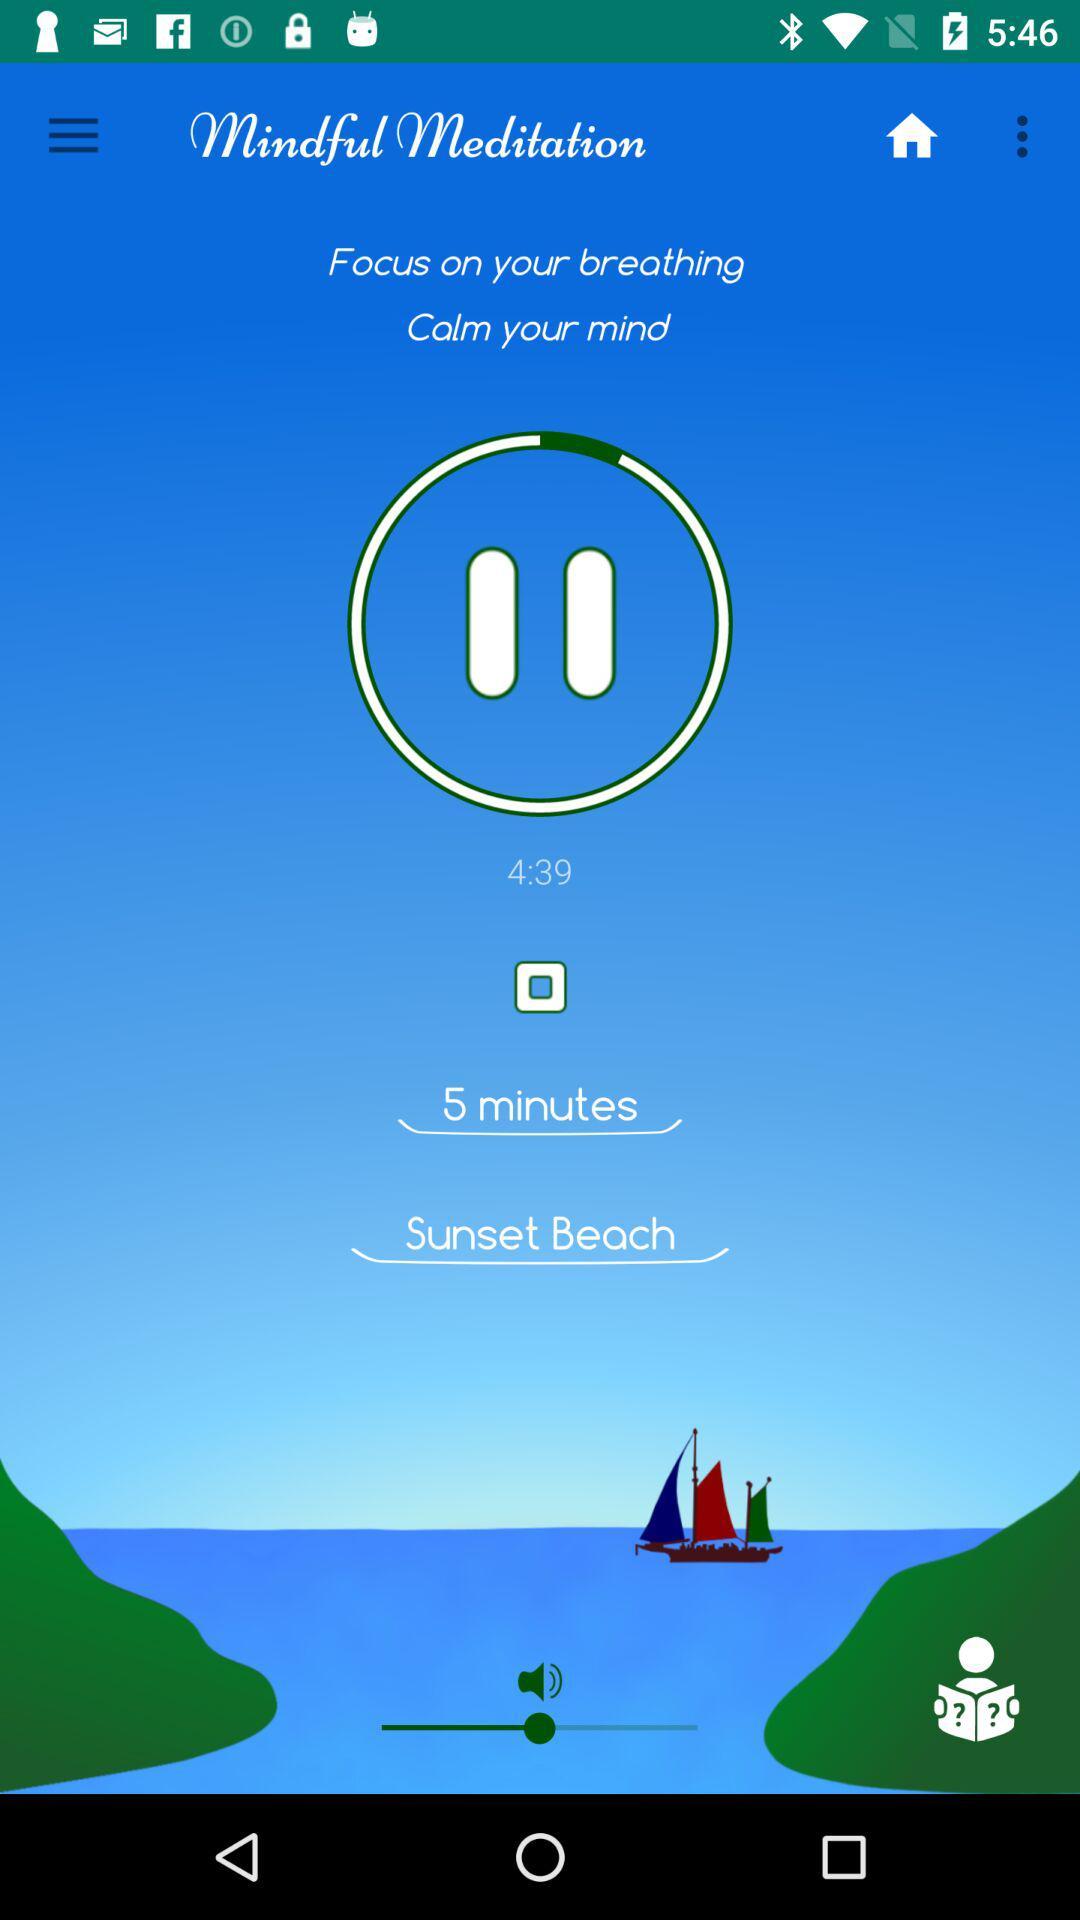  Describe the element at coordinates (974, 1688) in the screenshot. I see `ask a question` at that location.